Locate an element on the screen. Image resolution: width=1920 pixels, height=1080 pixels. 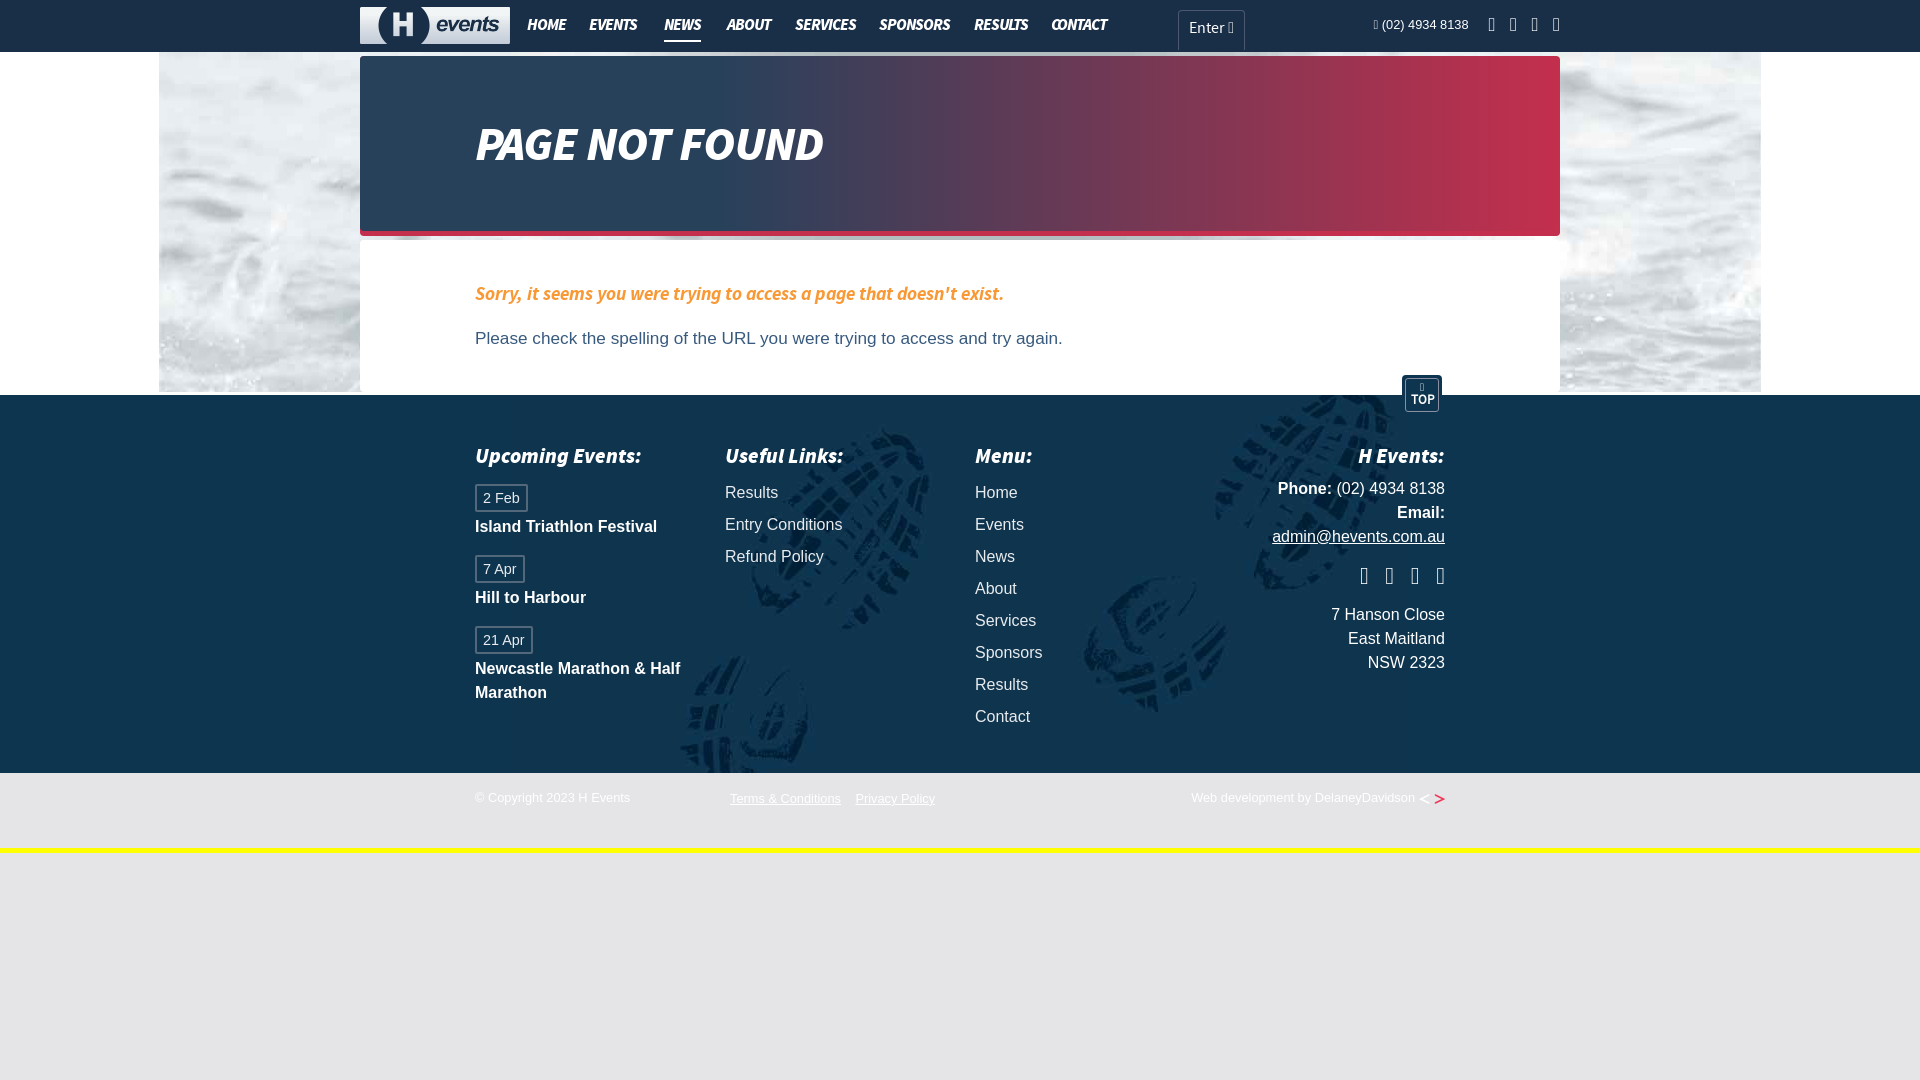
'Contact' is located at coordinates (1083, 716).